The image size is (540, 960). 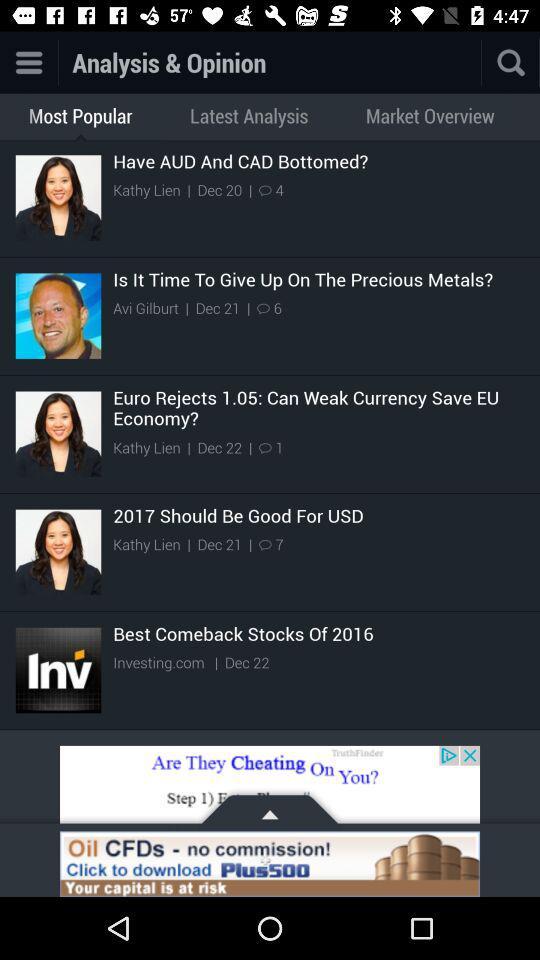 What do you see at coordinates (511, 62) in the screenshot?
I see `search page` at bounding box center [511, 62].